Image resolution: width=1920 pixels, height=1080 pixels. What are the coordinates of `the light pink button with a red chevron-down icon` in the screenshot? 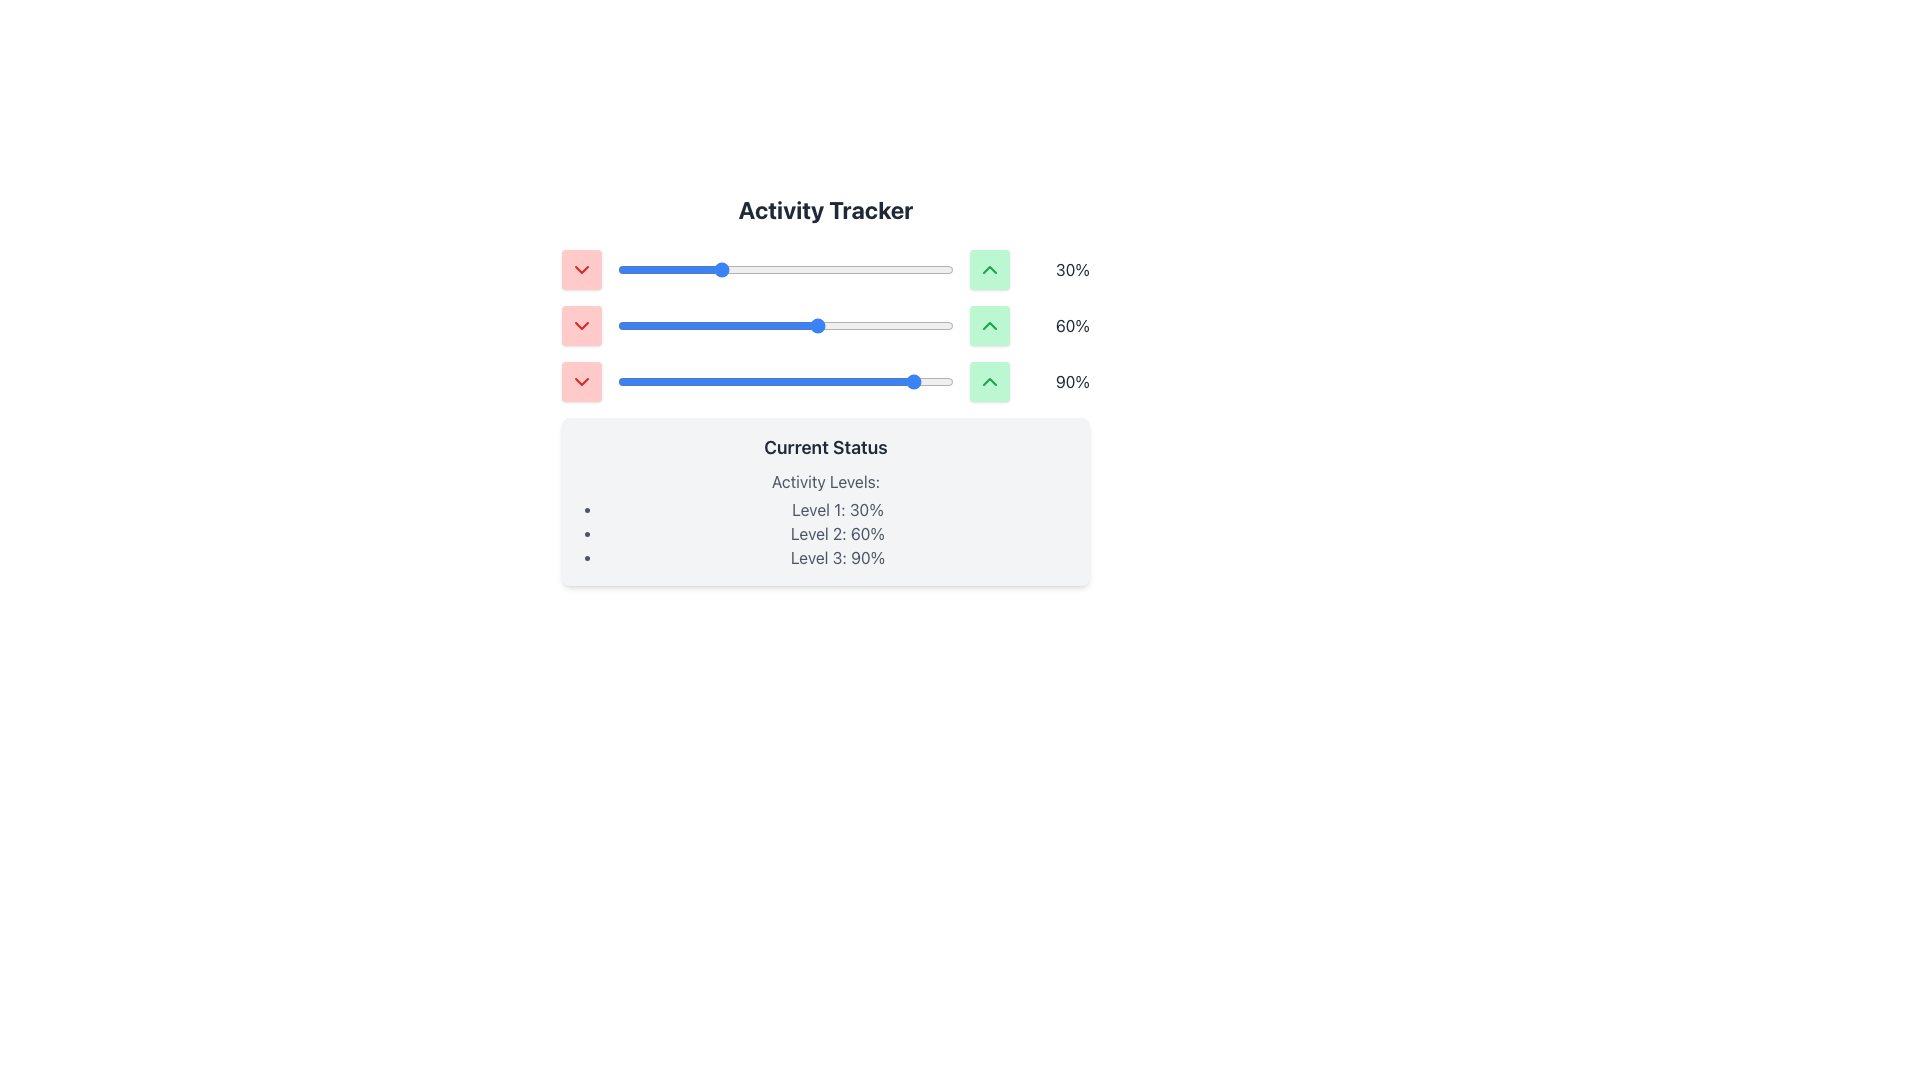 It's located at (580, 381).